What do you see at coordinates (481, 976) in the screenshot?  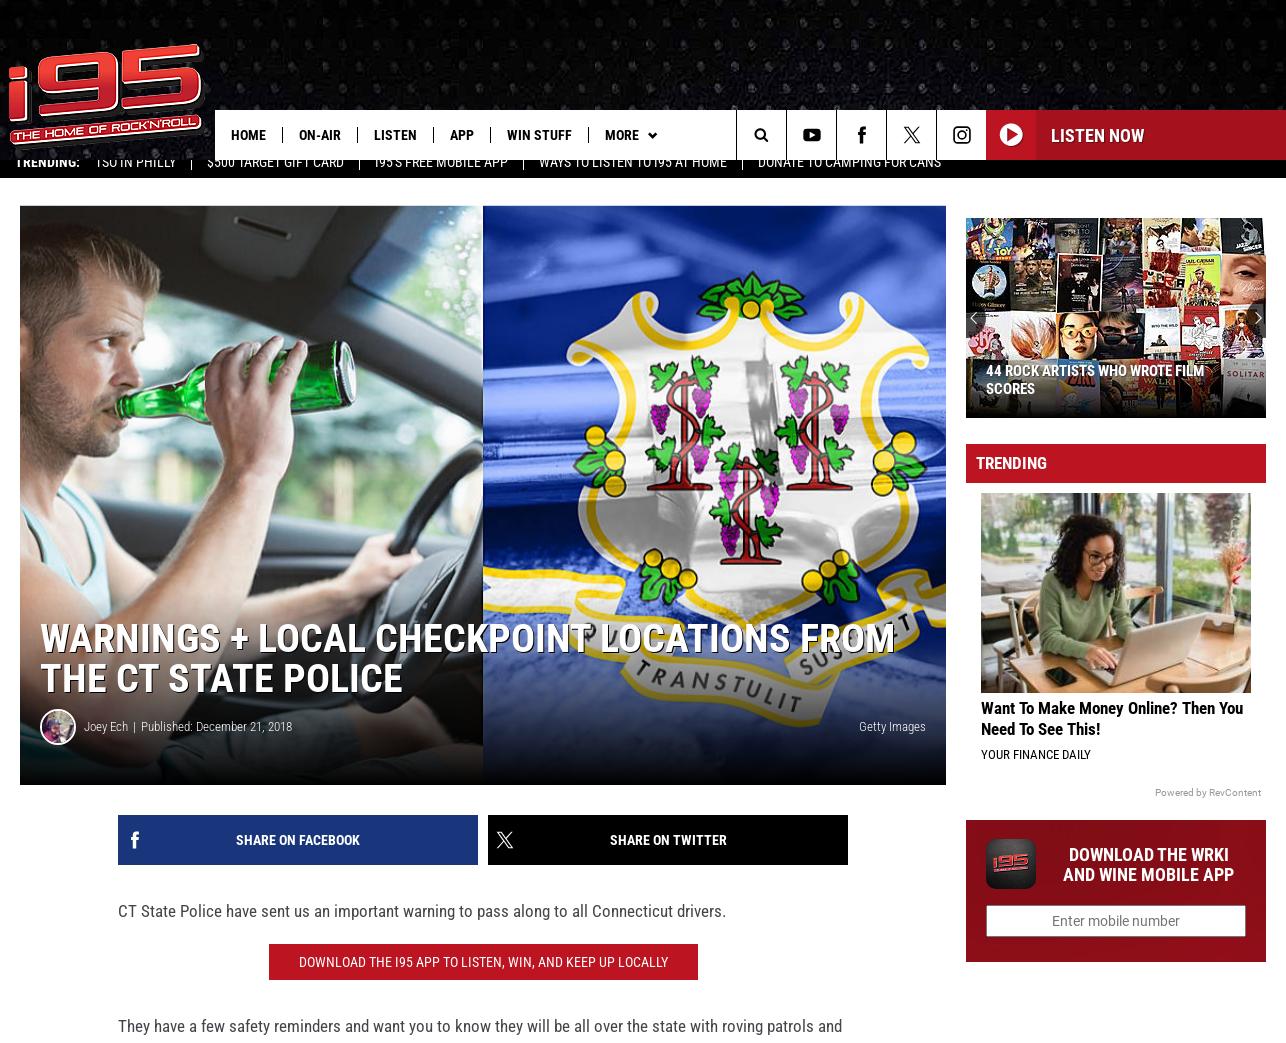 I see `'Download the i95 App to Listen, Win, and Keep Up Locally'` at bounding box center [481, 976].